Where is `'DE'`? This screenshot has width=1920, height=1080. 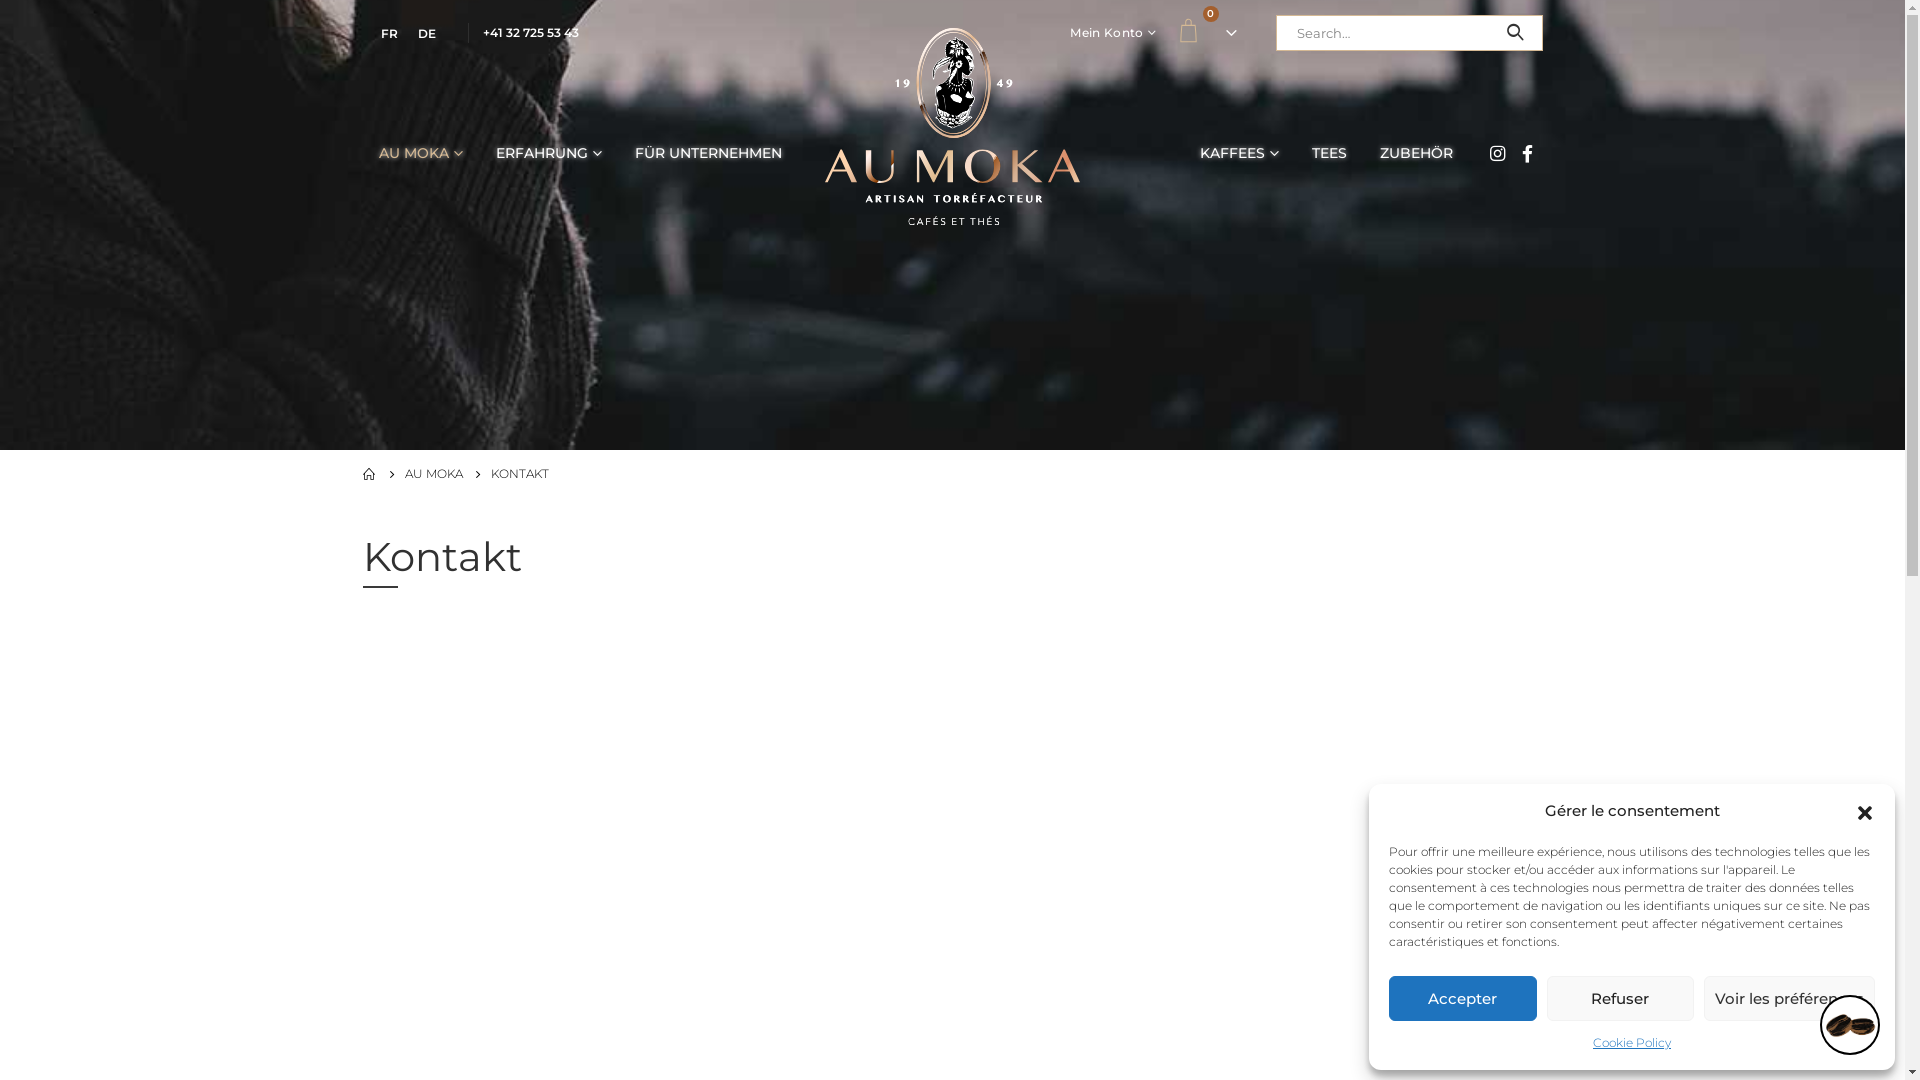 'DE' is located at coordinates (426, 34).